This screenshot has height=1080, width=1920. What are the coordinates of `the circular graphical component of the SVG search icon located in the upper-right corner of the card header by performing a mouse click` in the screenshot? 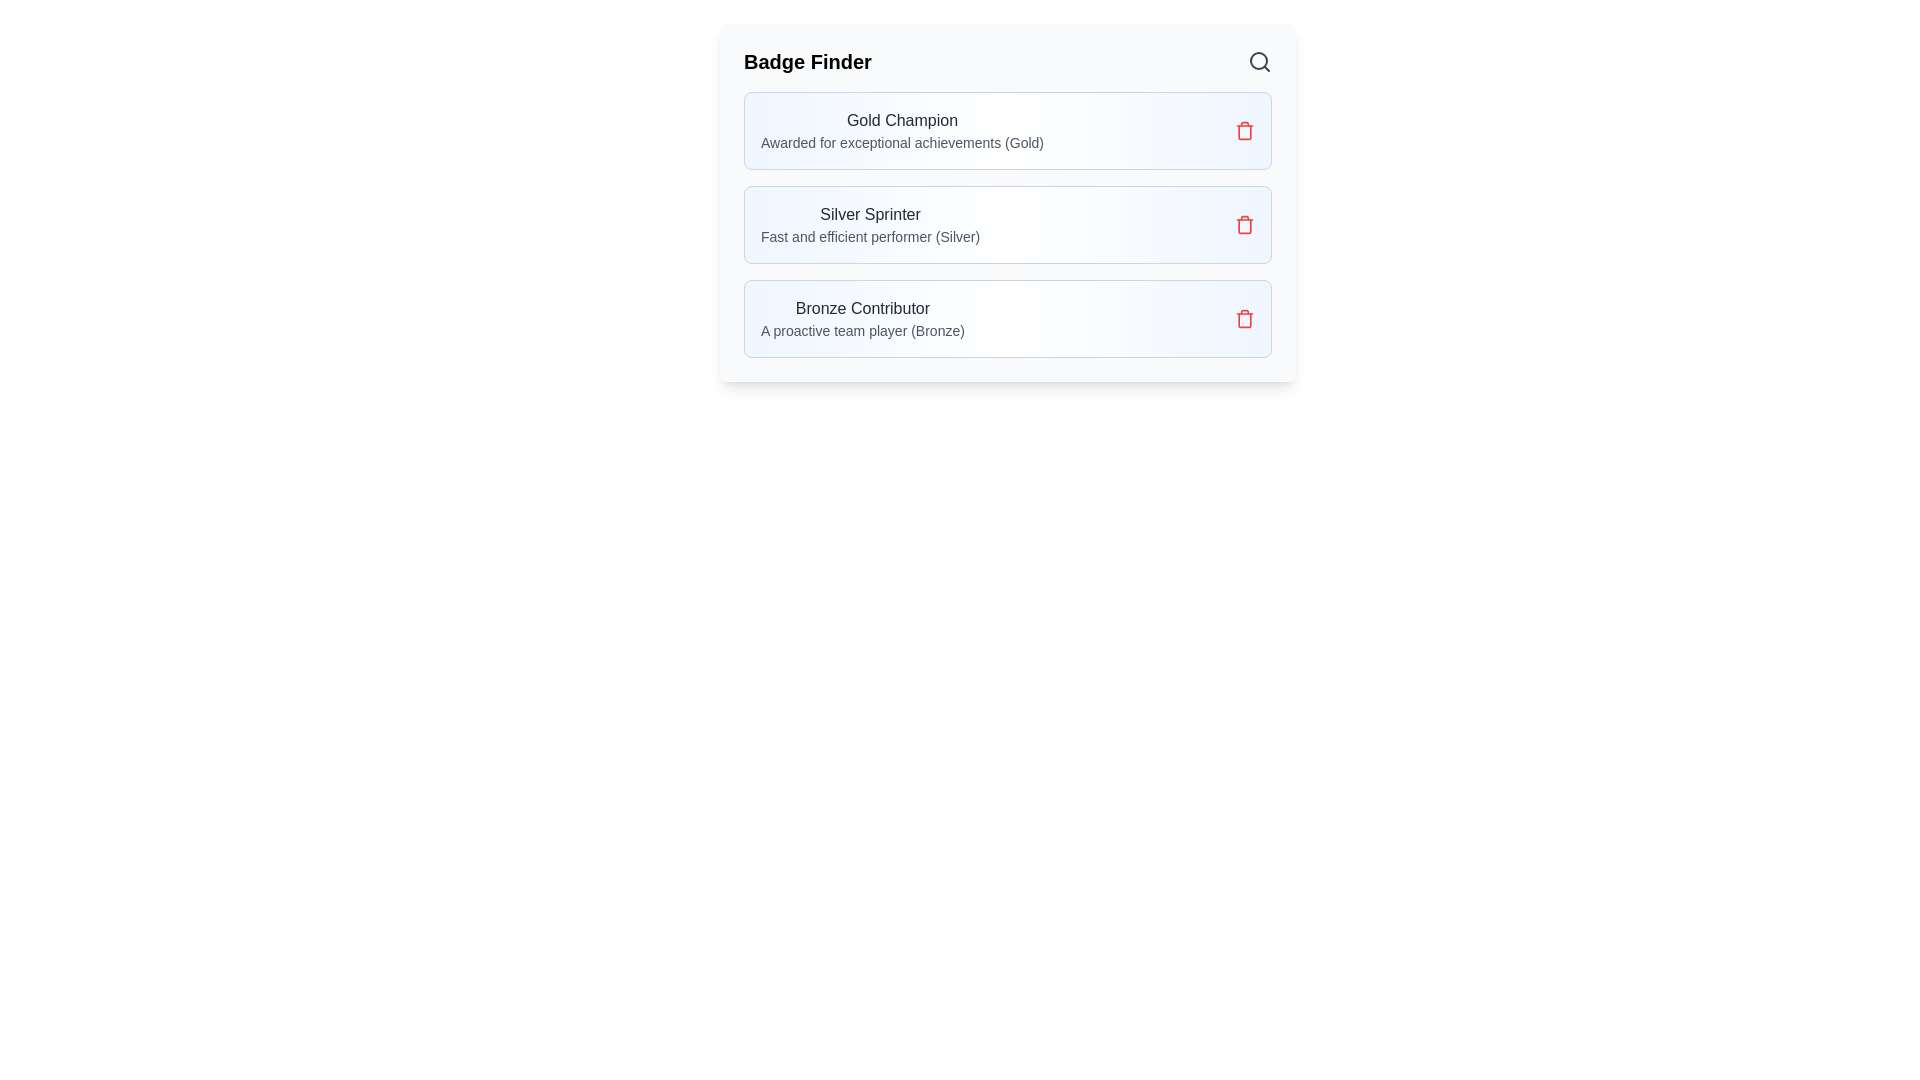 It's located at (1257, 60).